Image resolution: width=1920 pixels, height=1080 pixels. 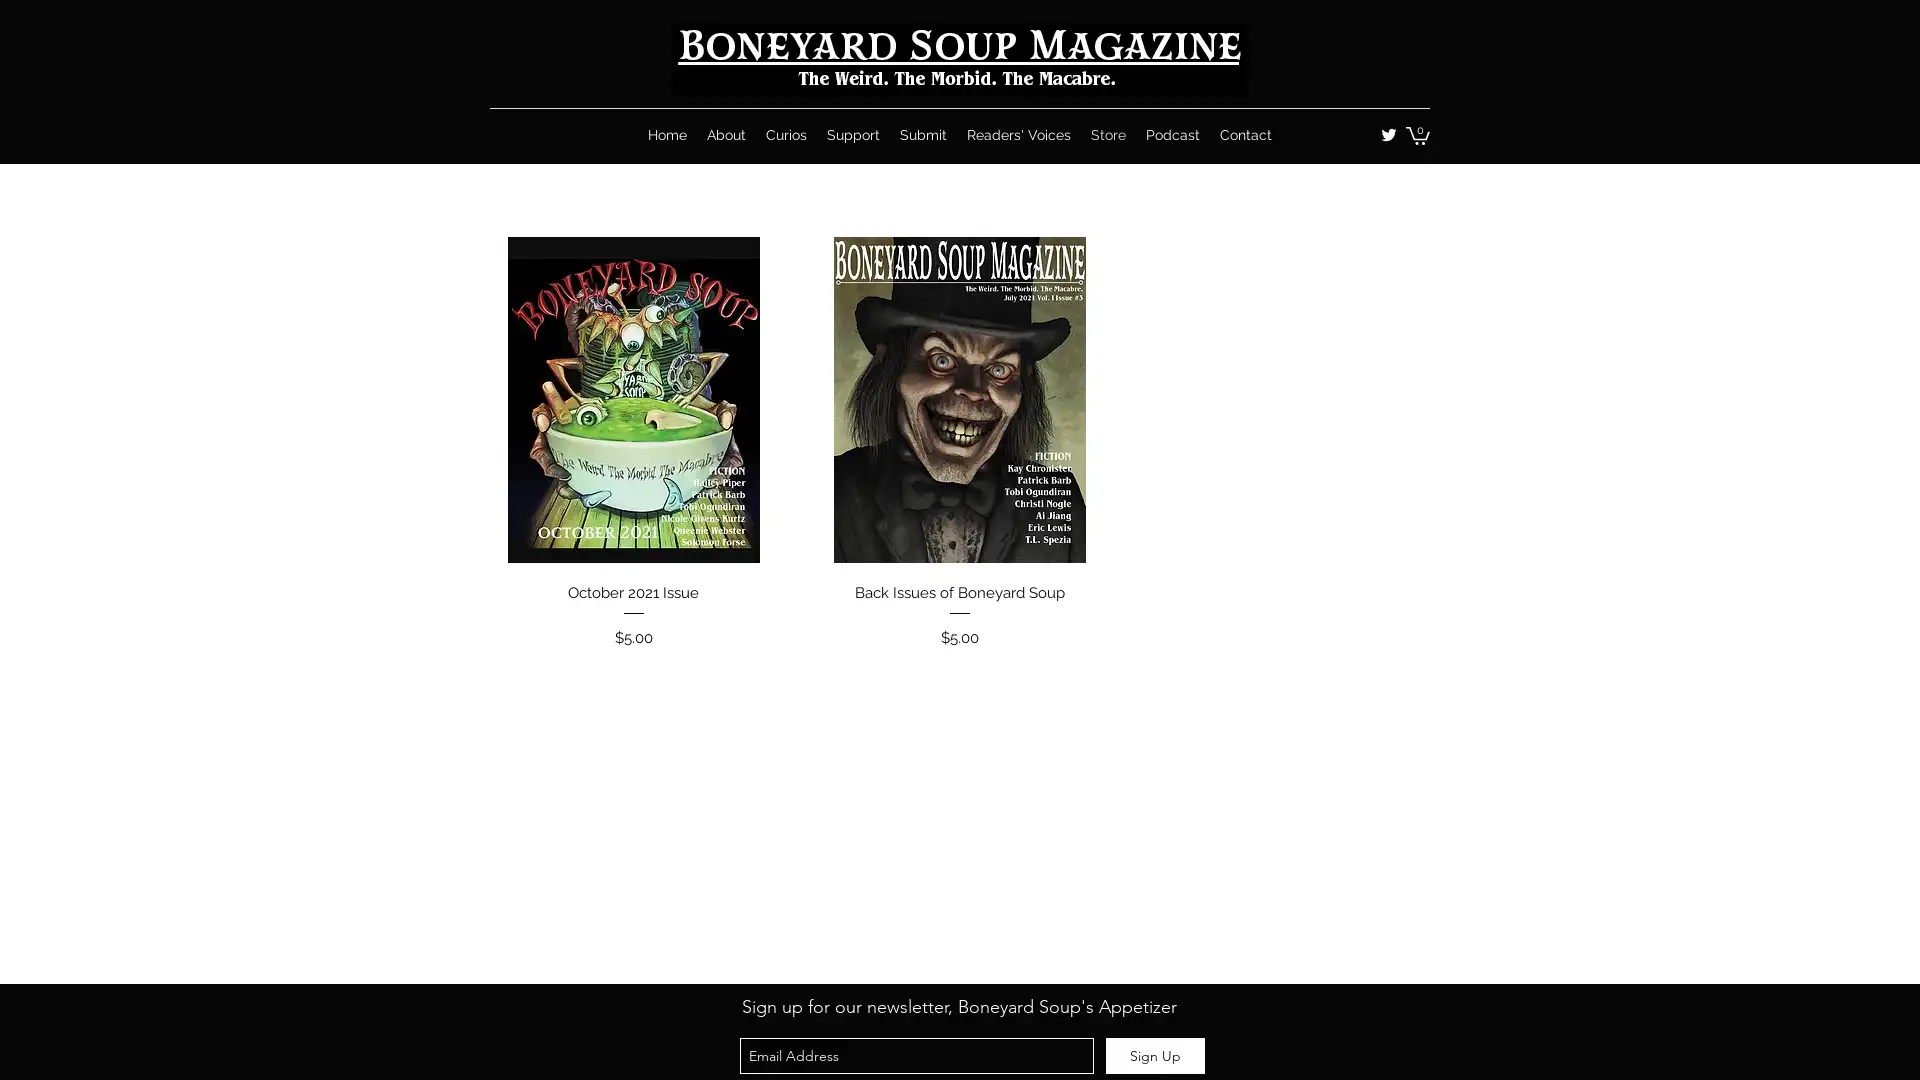 What do you see at coordinates (1155, 1055) in the screenshot?
I see `Sign Up` at bounding box center [1155, 1055].